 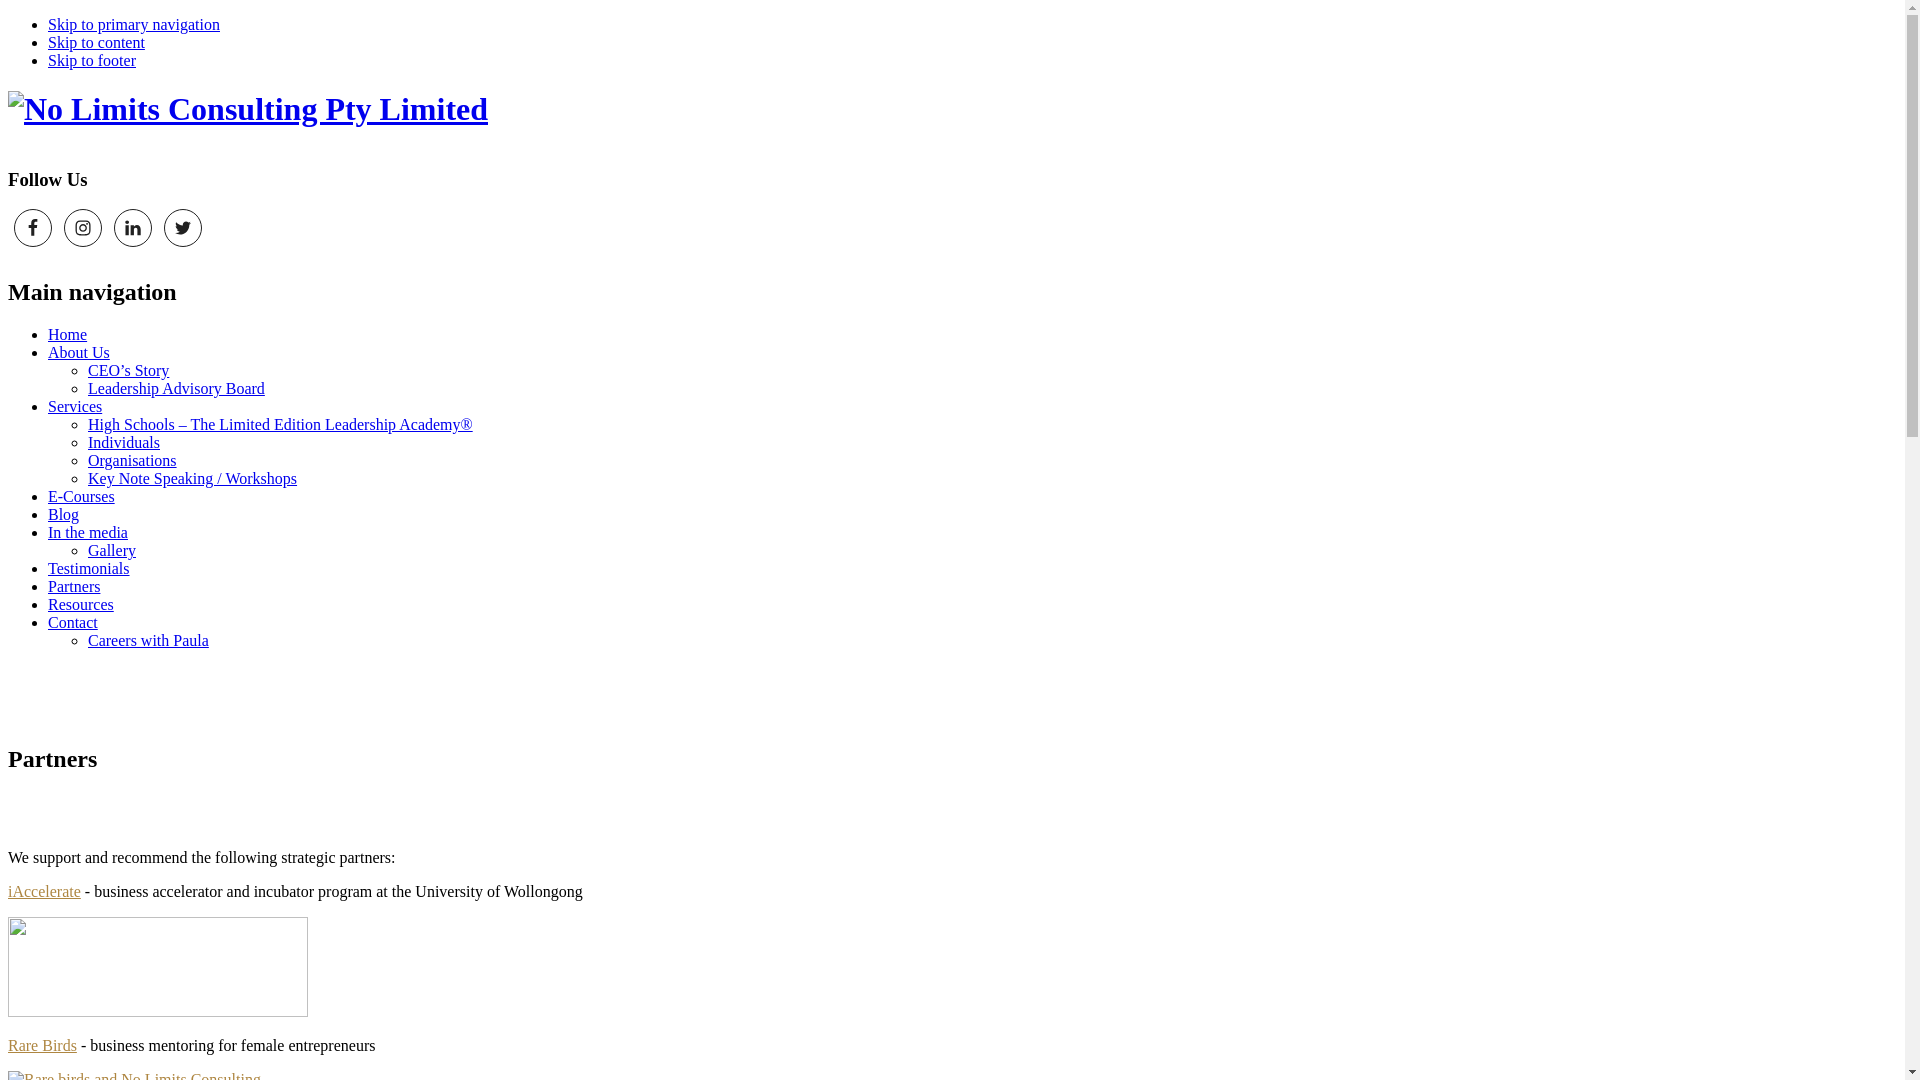 I want to click on 'Contact', so click(x=72, y=621).